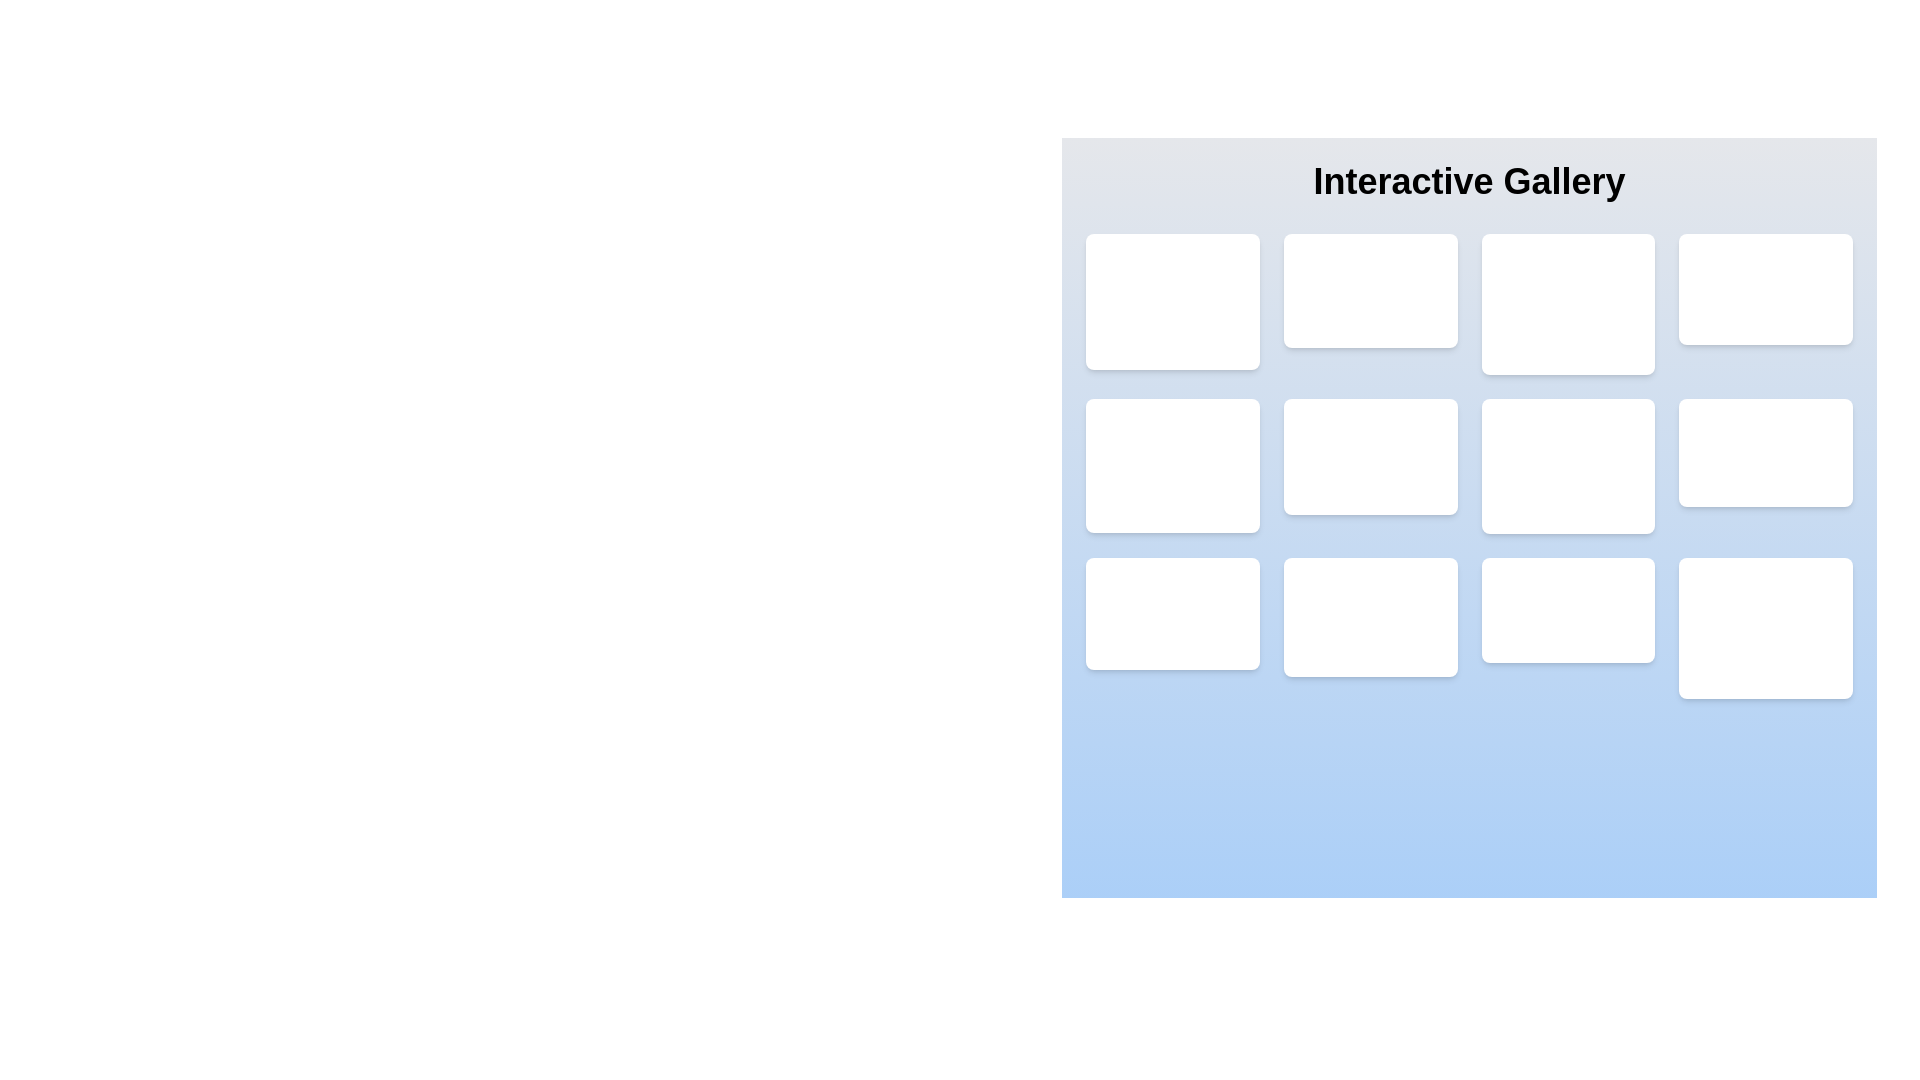 The image size is (1920, 1080). I want to click on the third Card item in the first row of the gallery display, which has a white background and rounded corners, so click(1567, 304).